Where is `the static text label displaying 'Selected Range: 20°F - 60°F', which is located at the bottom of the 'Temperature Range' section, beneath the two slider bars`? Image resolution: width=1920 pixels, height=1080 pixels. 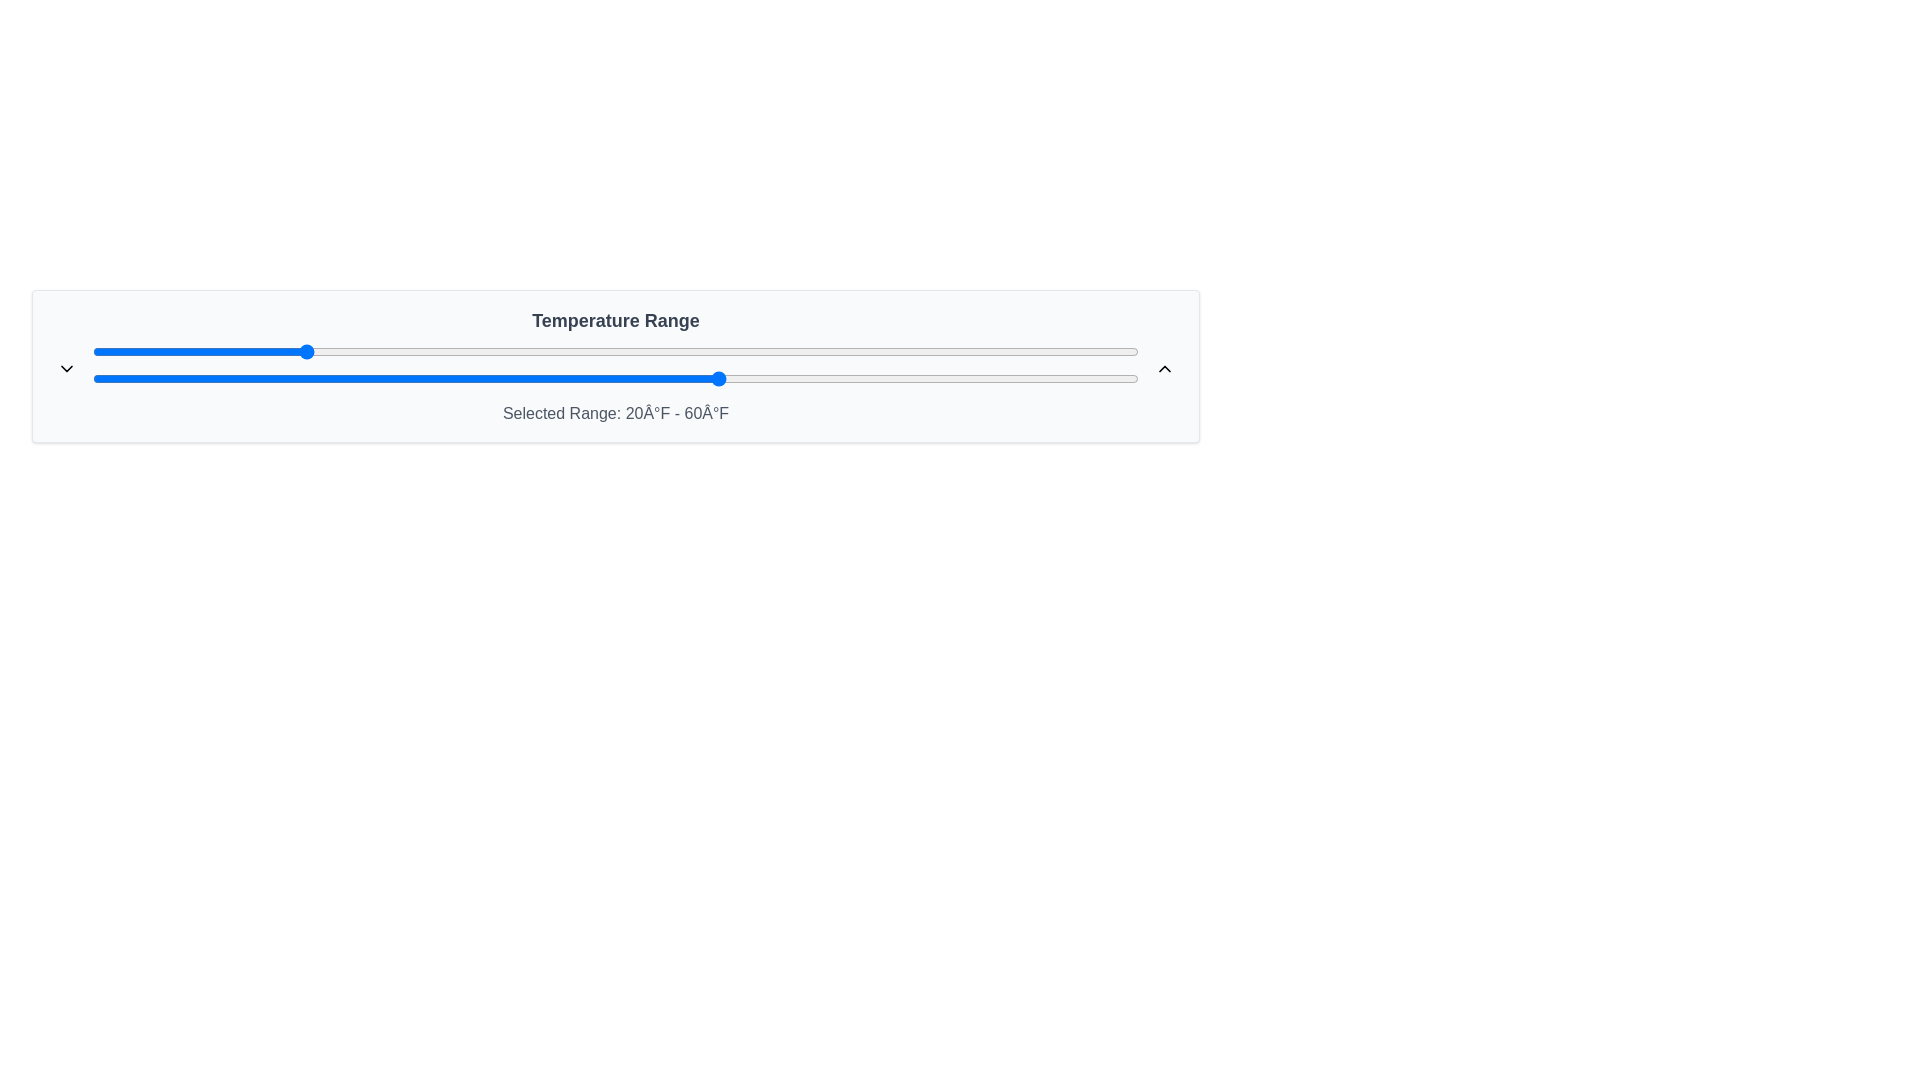
the static text label displaying 'Selected Range: 20°F - 60°F', which is located at the bottom of the 'Temperature Range' section, beneath the two slider bars is located at coordinates (614, 412).